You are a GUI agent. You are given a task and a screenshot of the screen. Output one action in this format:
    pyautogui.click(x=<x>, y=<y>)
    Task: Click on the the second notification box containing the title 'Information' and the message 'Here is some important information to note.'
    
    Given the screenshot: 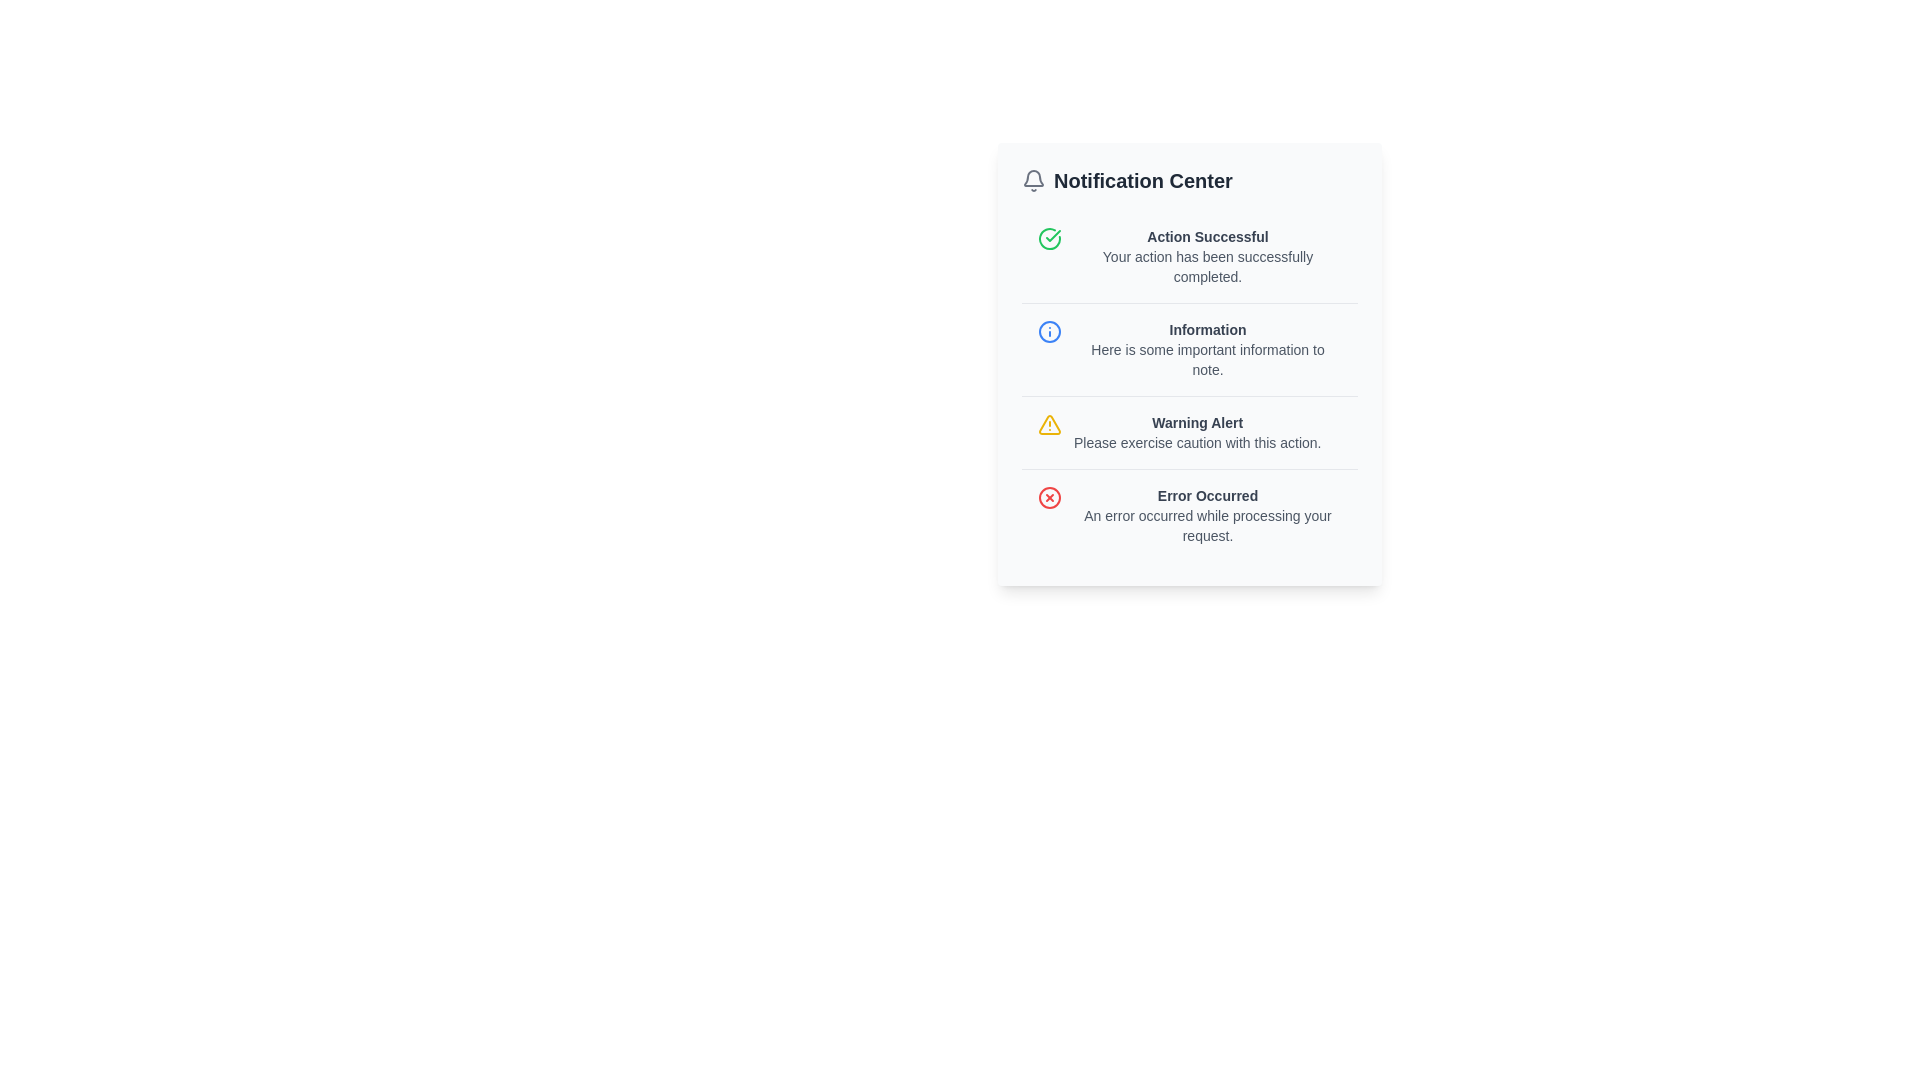 What is the action you would take?
    pyautogui.click(x=1190, y=349)
    